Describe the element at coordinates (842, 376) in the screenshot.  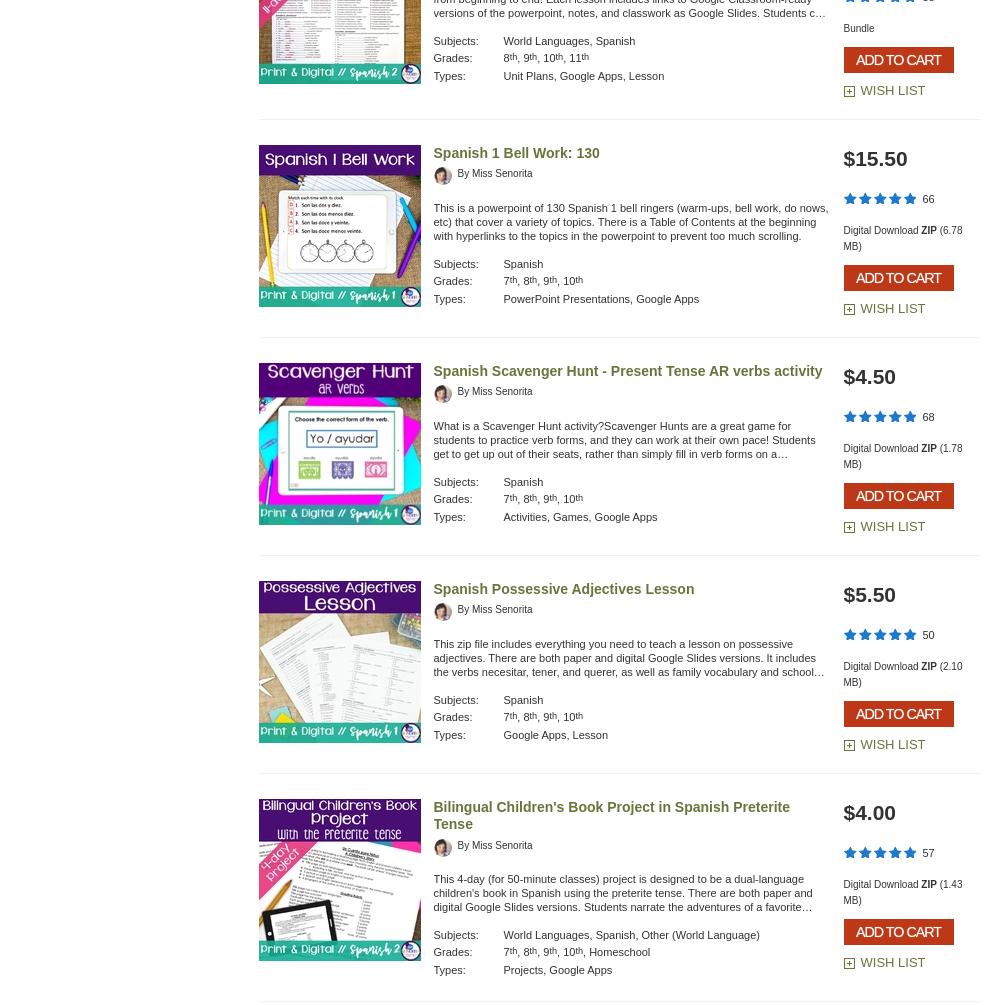
I see `'$4.50'` at that location.